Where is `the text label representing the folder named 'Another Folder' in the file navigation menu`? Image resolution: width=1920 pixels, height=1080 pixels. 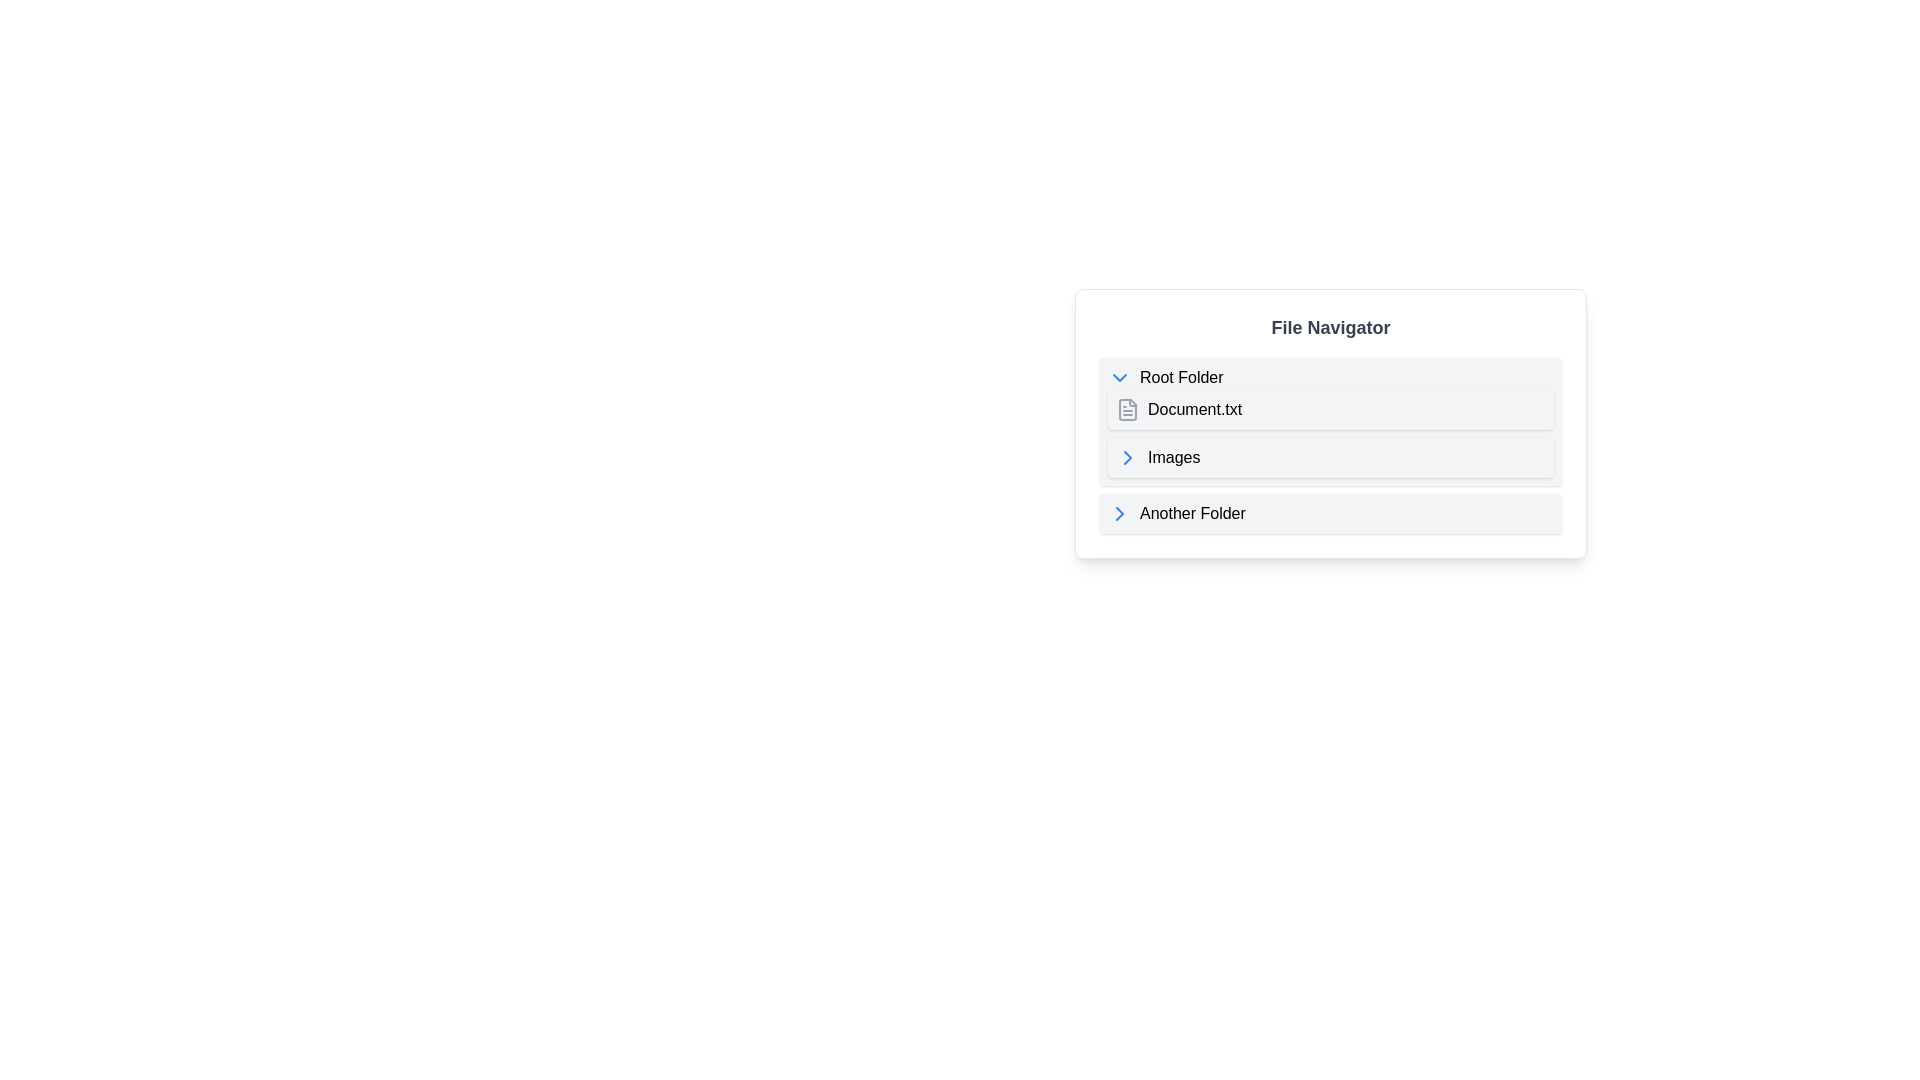
the text label representing the folder named 'Another Folder' in the file navigation menu is located at coordinates (1192, 512).